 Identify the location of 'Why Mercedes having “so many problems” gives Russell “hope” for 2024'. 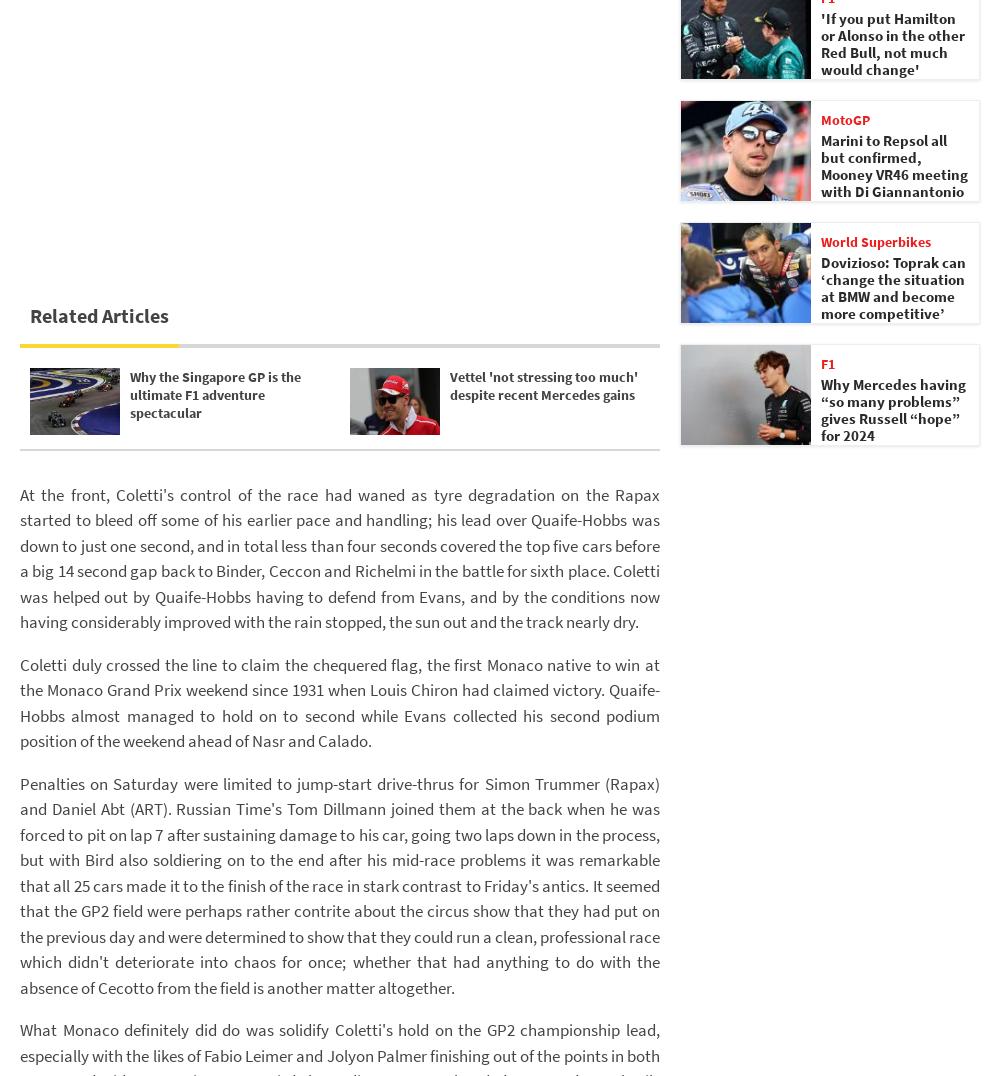
(893, 409).